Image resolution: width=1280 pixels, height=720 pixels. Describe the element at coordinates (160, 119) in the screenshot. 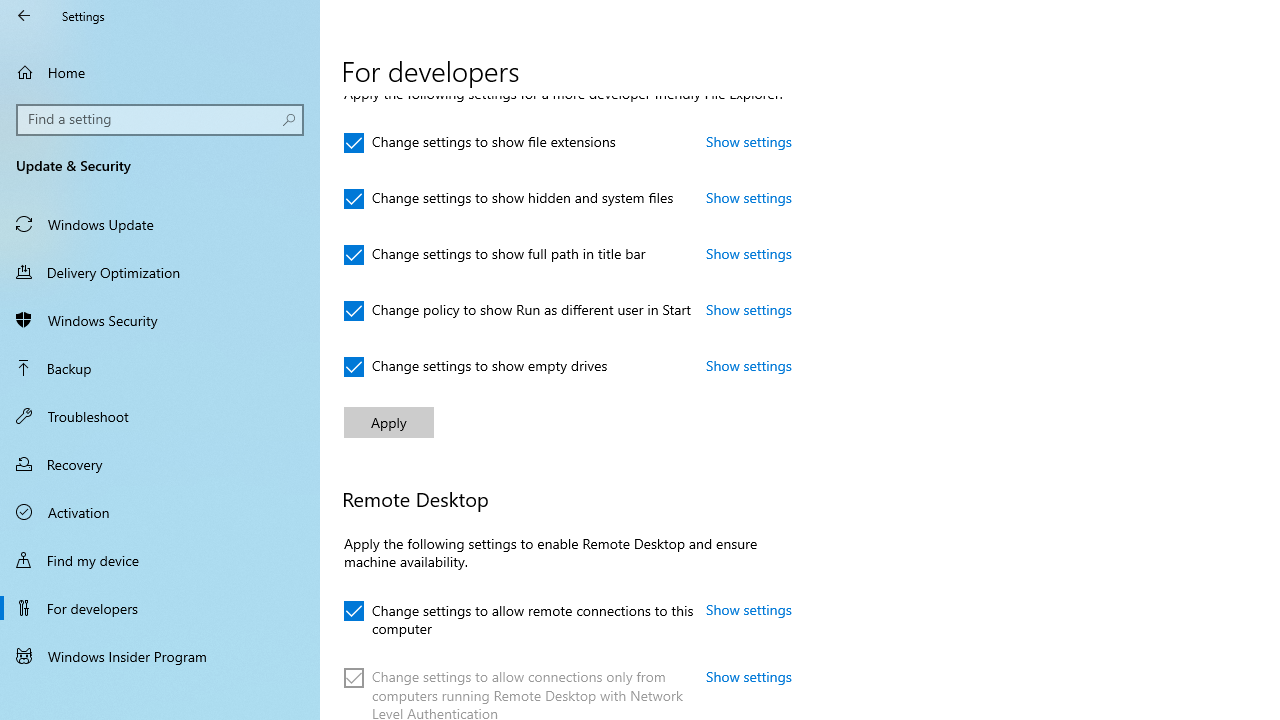

I see `'Search box, Find a setting'` at that location.